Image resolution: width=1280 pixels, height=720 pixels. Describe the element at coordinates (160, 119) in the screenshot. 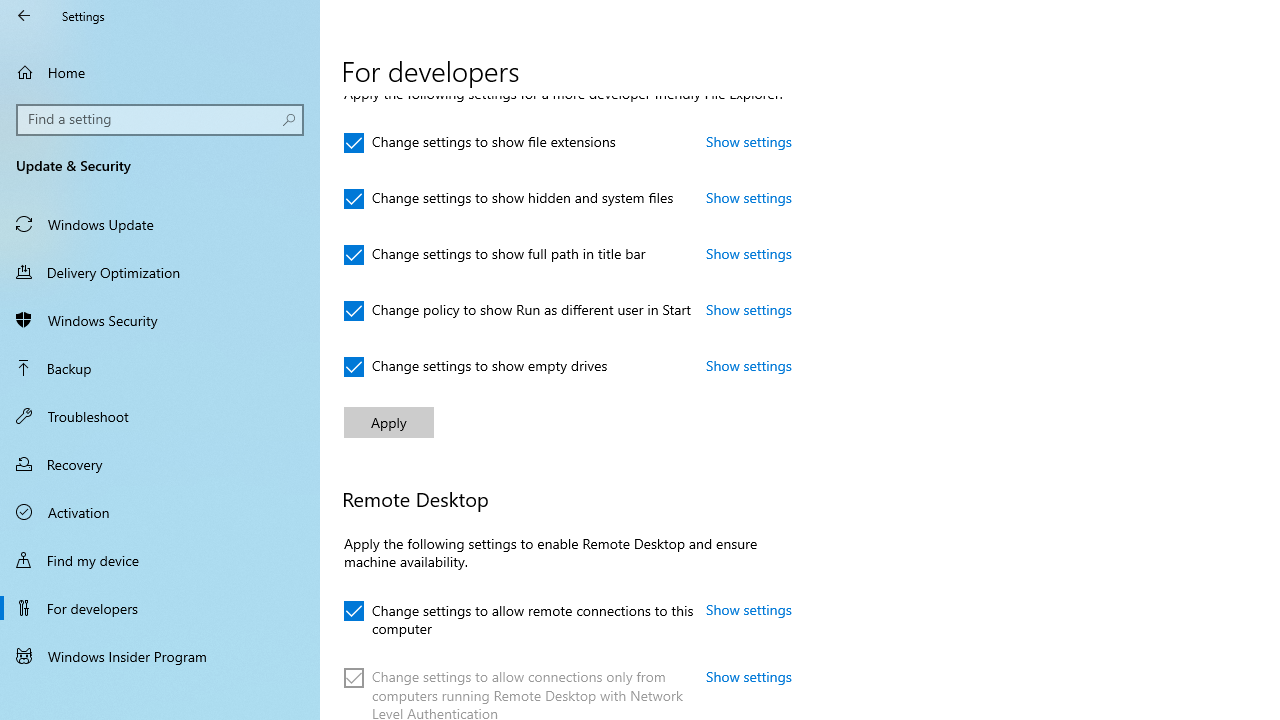

I see `'Search box, Find a setting'` at that location.